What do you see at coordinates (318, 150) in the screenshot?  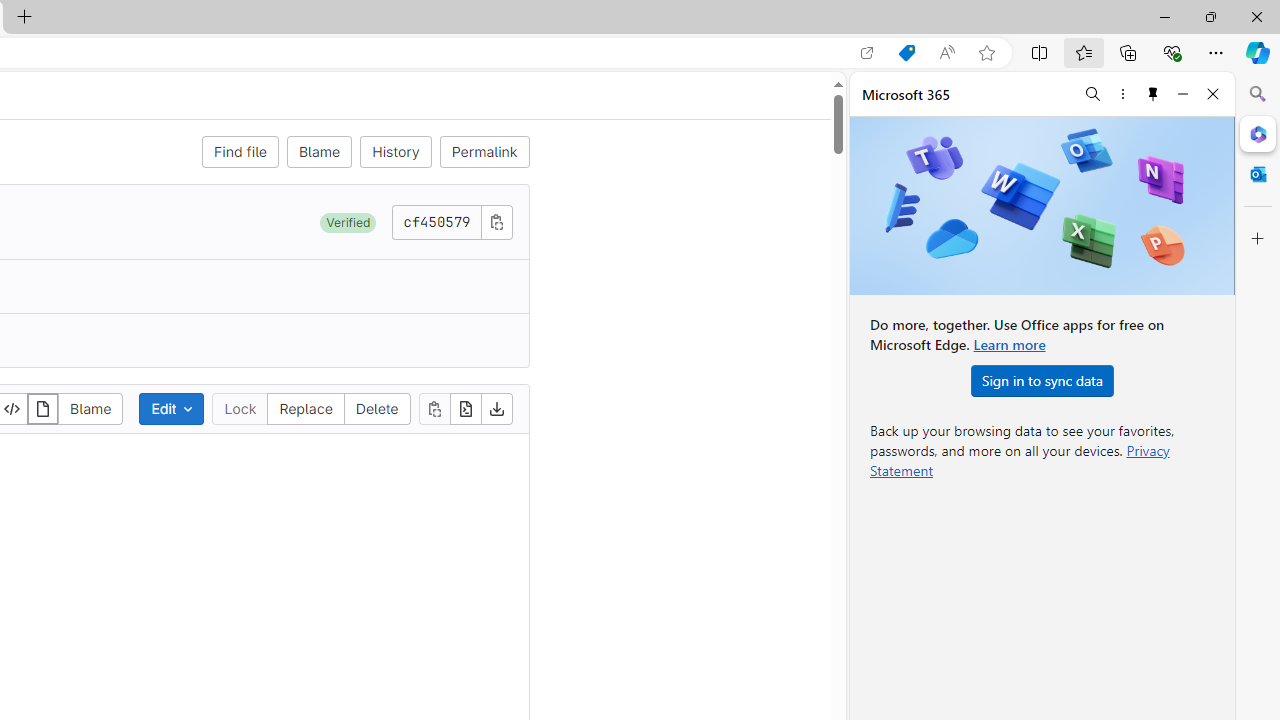 I see `'Blame'` at bounding box center [318, 150].